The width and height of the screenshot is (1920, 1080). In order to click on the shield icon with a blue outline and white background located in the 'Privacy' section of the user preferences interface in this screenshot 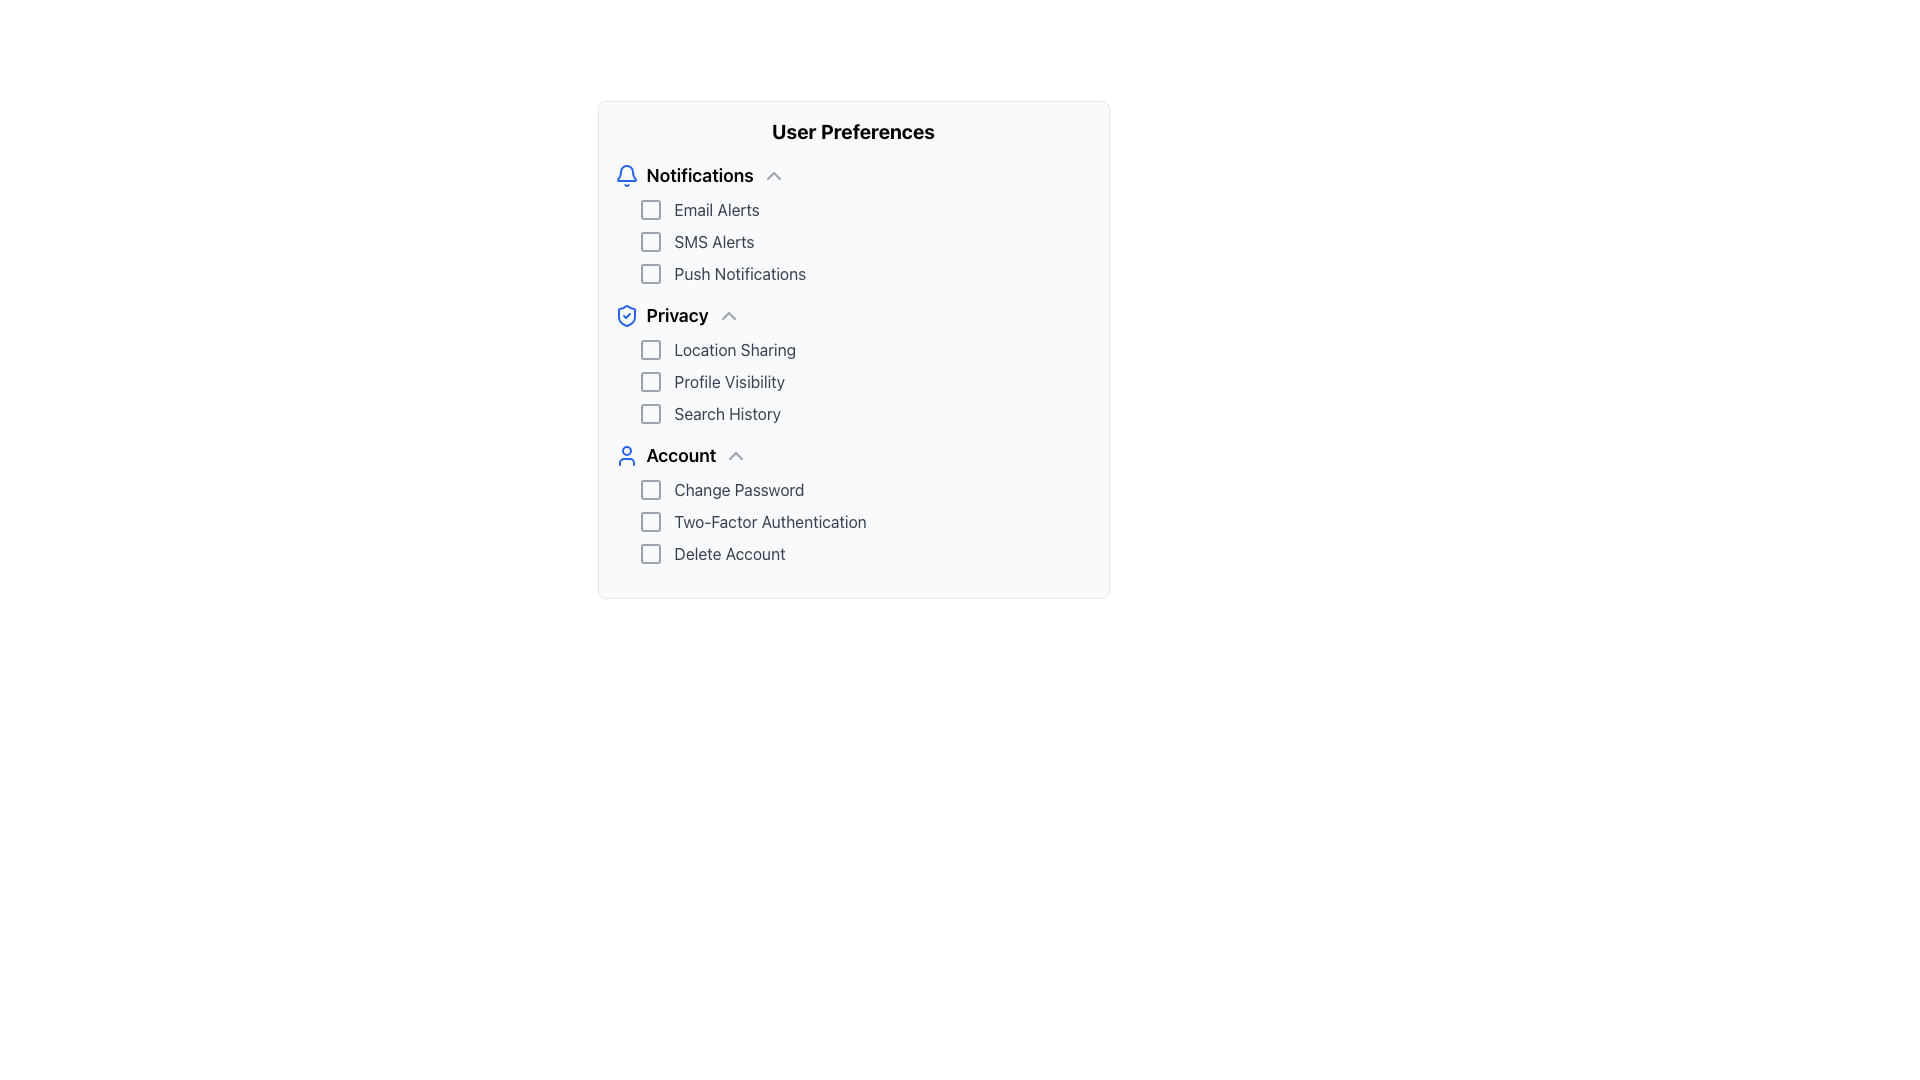, I will do `click(625, 315)`.